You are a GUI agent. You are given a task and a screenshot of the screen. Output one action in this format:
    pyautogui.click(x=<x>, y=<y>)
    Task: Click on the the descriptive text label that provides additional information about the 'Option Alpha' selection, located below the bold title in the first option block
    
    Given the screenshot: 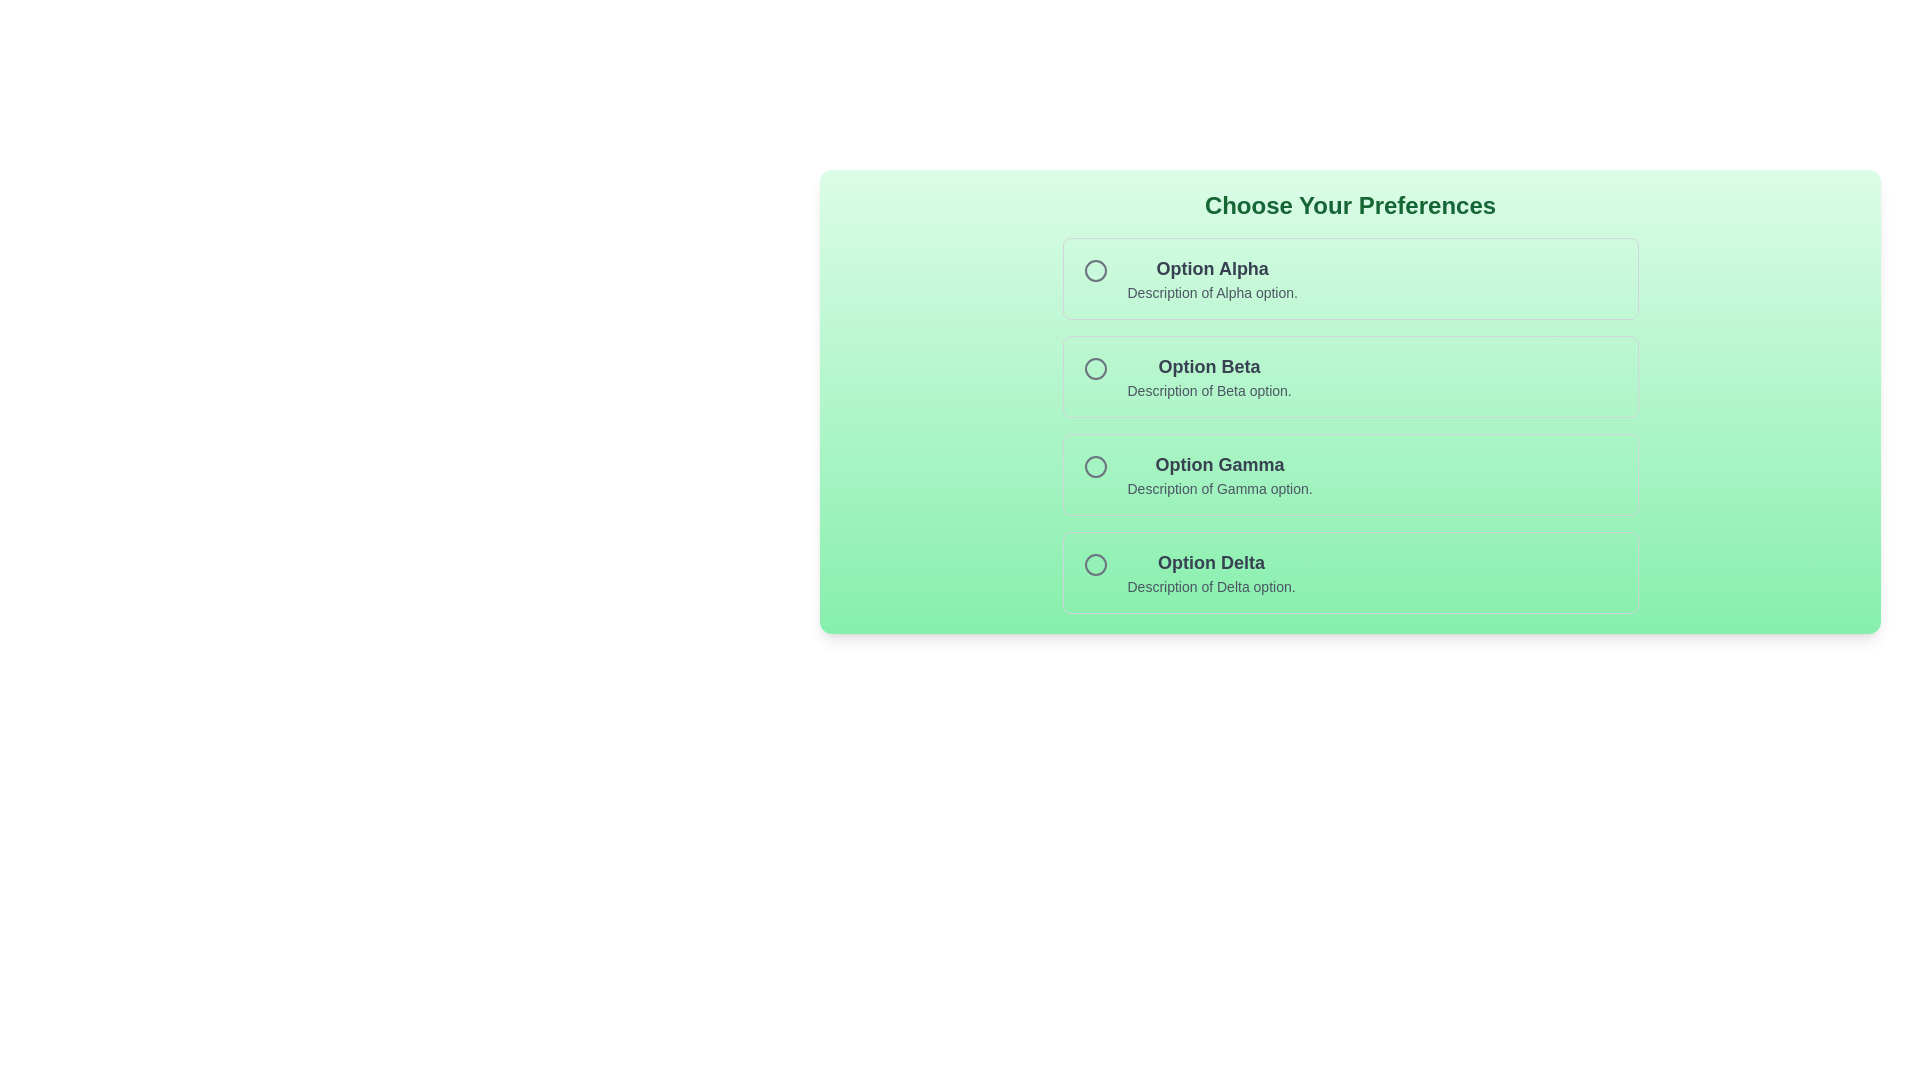 What is the action you would take?
    pyautogui.click(x=1211, y=293)
    